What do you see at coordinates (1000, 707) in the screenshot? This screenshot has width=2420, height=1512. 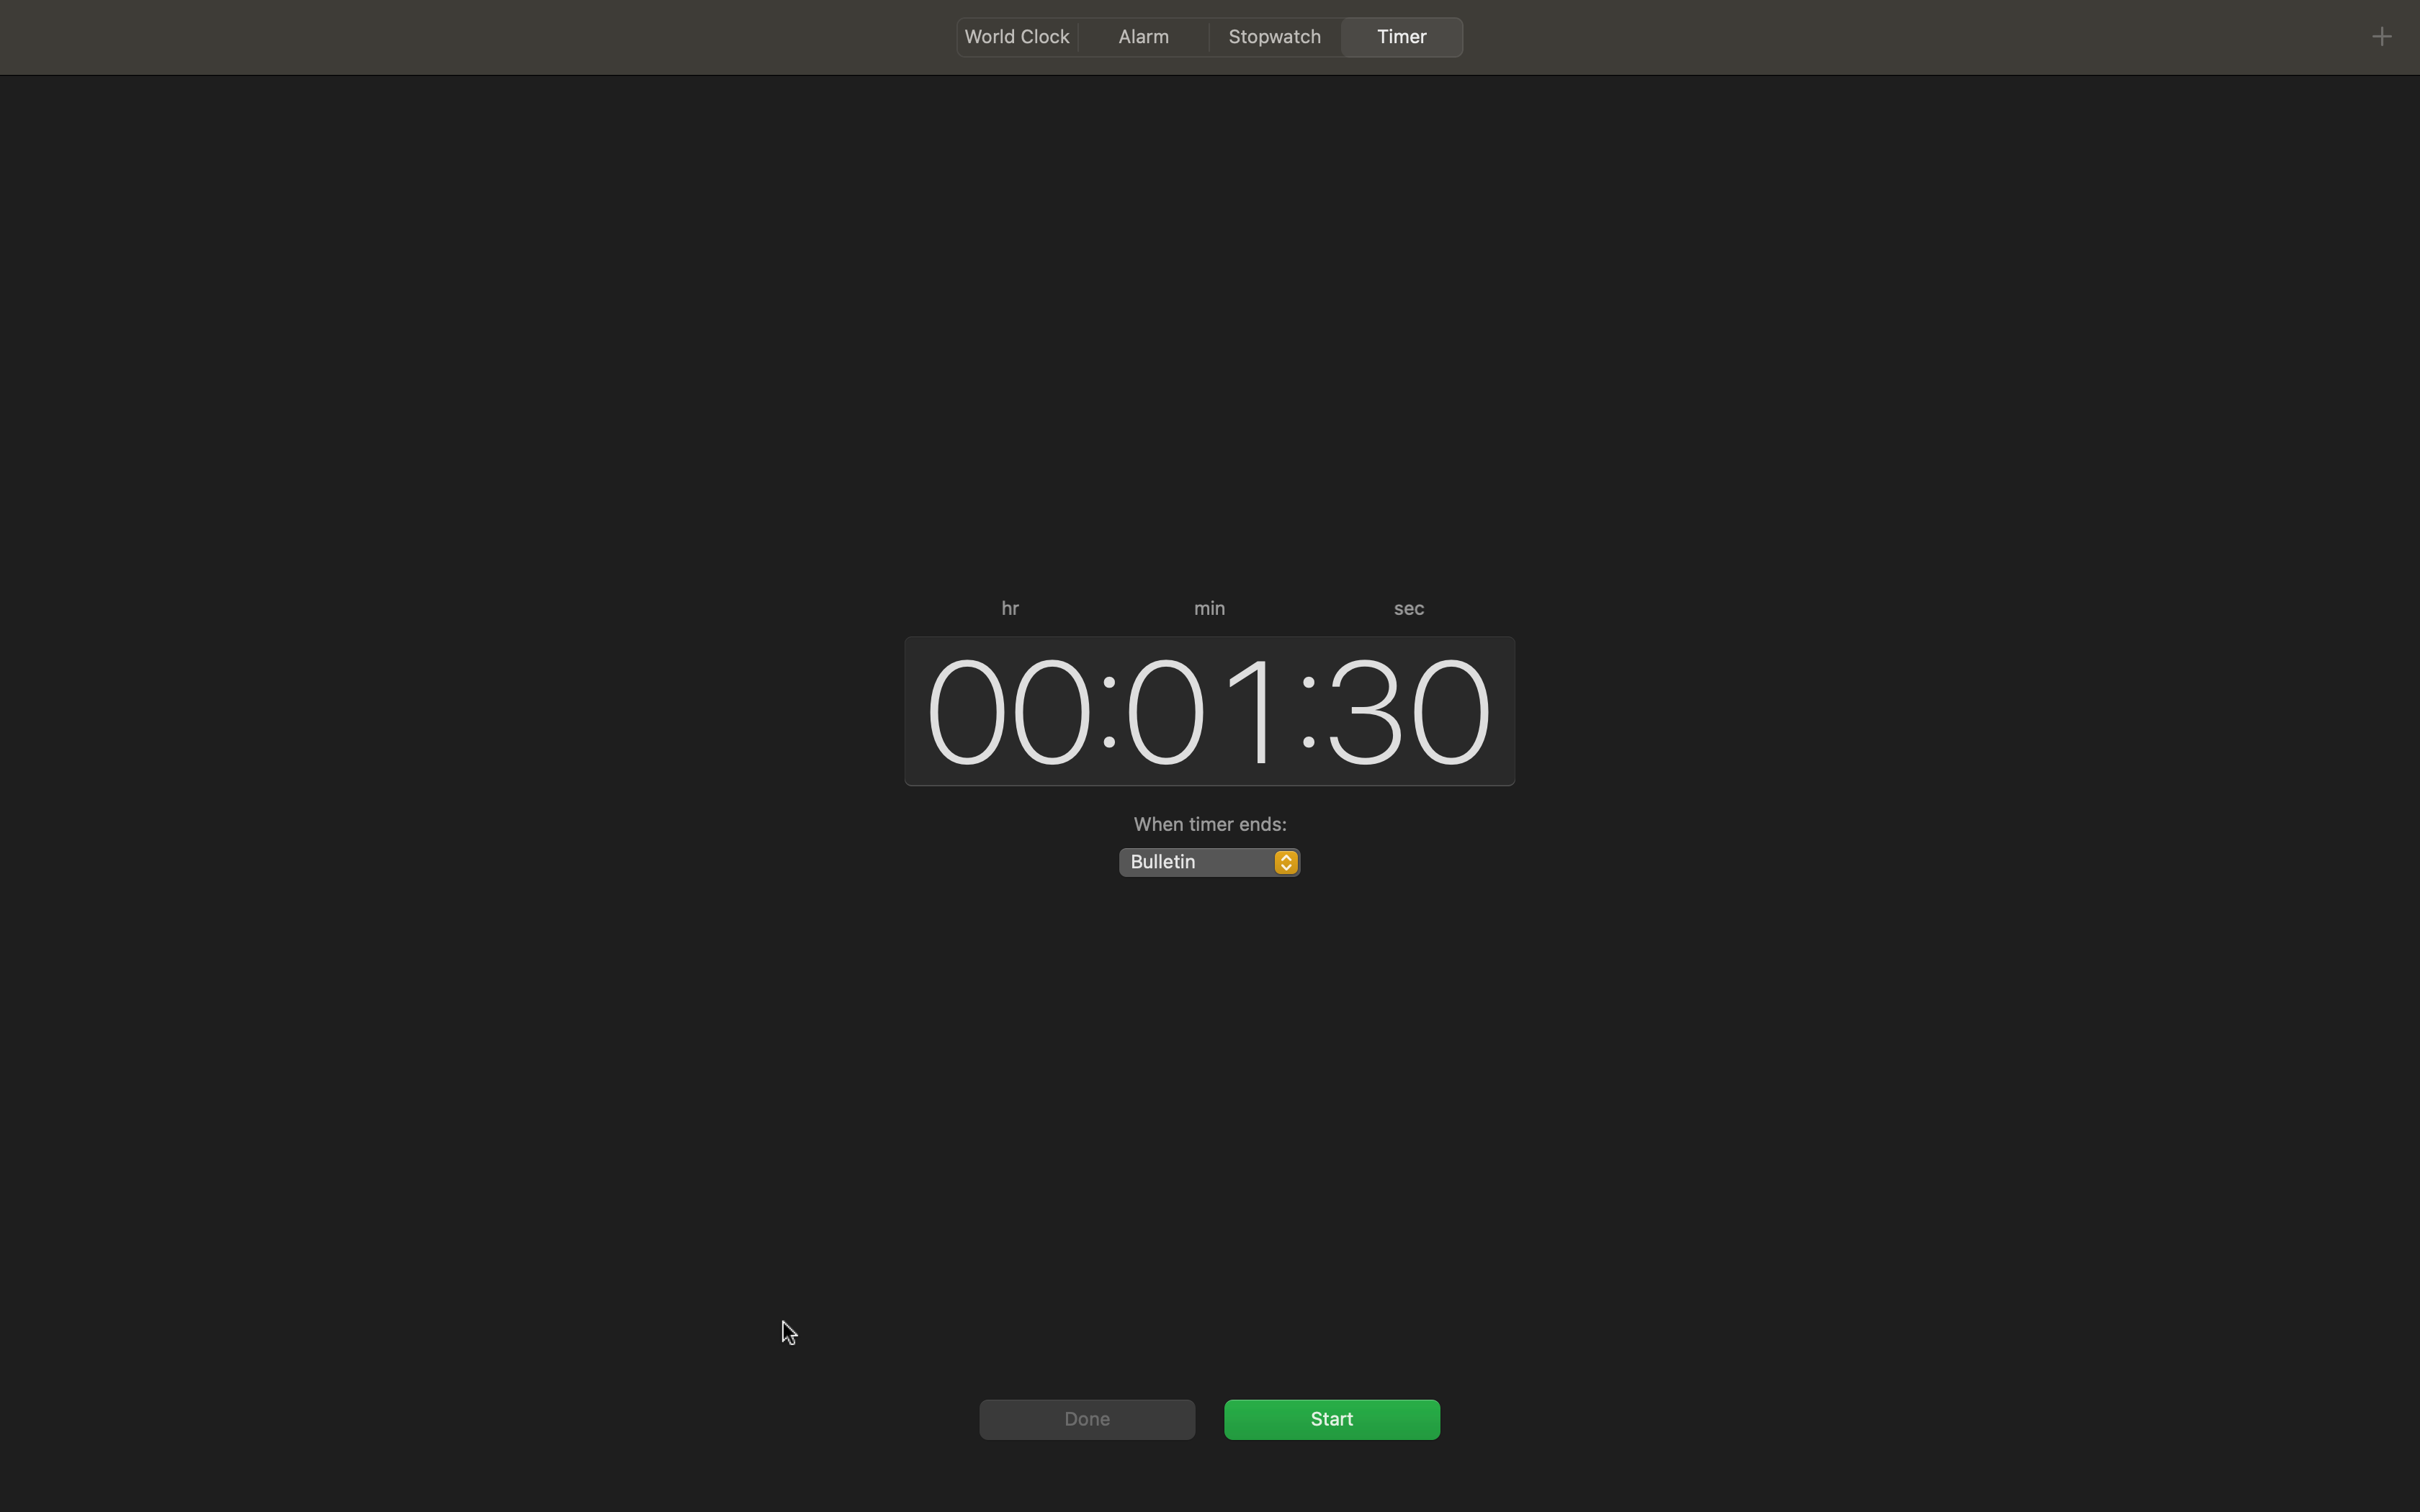 I see `Adjust the hour setting to 12` at bounding box center [1000, 707].